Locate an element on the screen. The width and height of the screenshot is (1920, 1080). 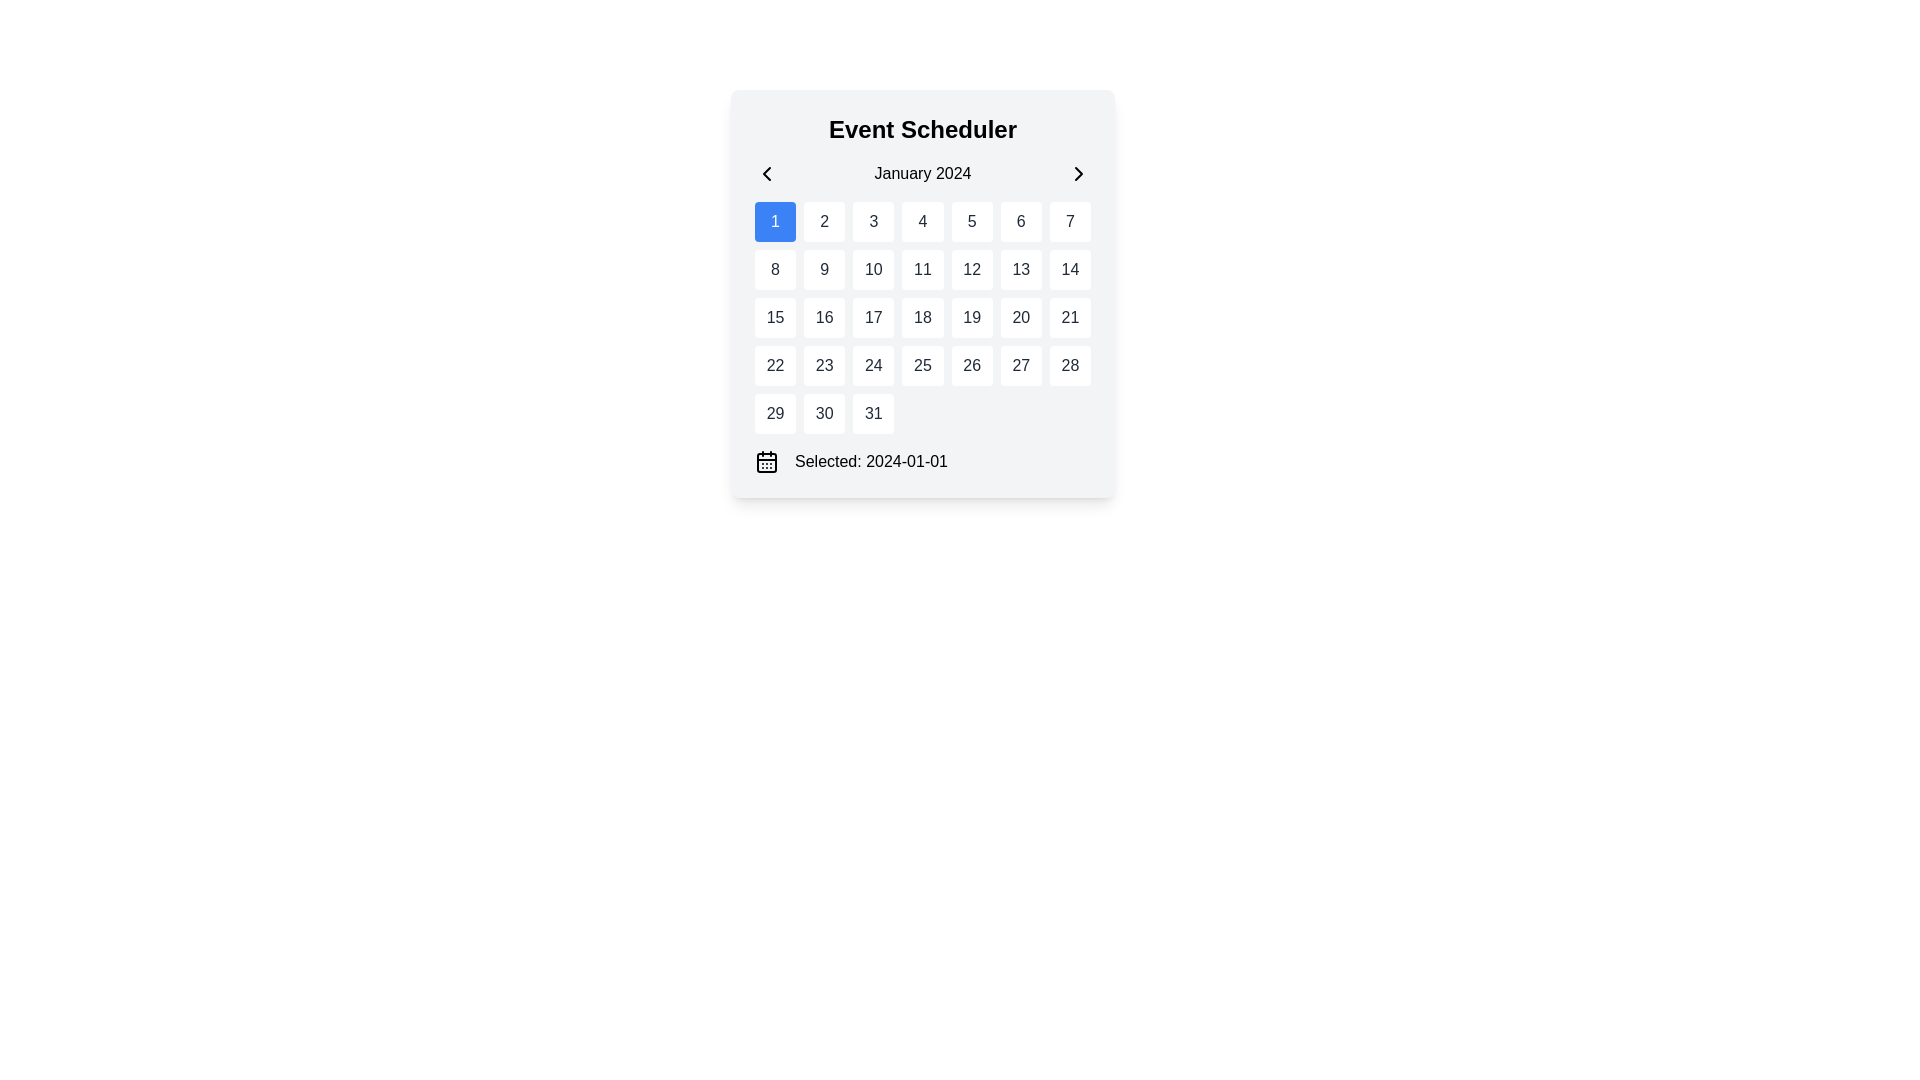
the button labeled '28' in the calendar view is located at coordinates (1069, 366).